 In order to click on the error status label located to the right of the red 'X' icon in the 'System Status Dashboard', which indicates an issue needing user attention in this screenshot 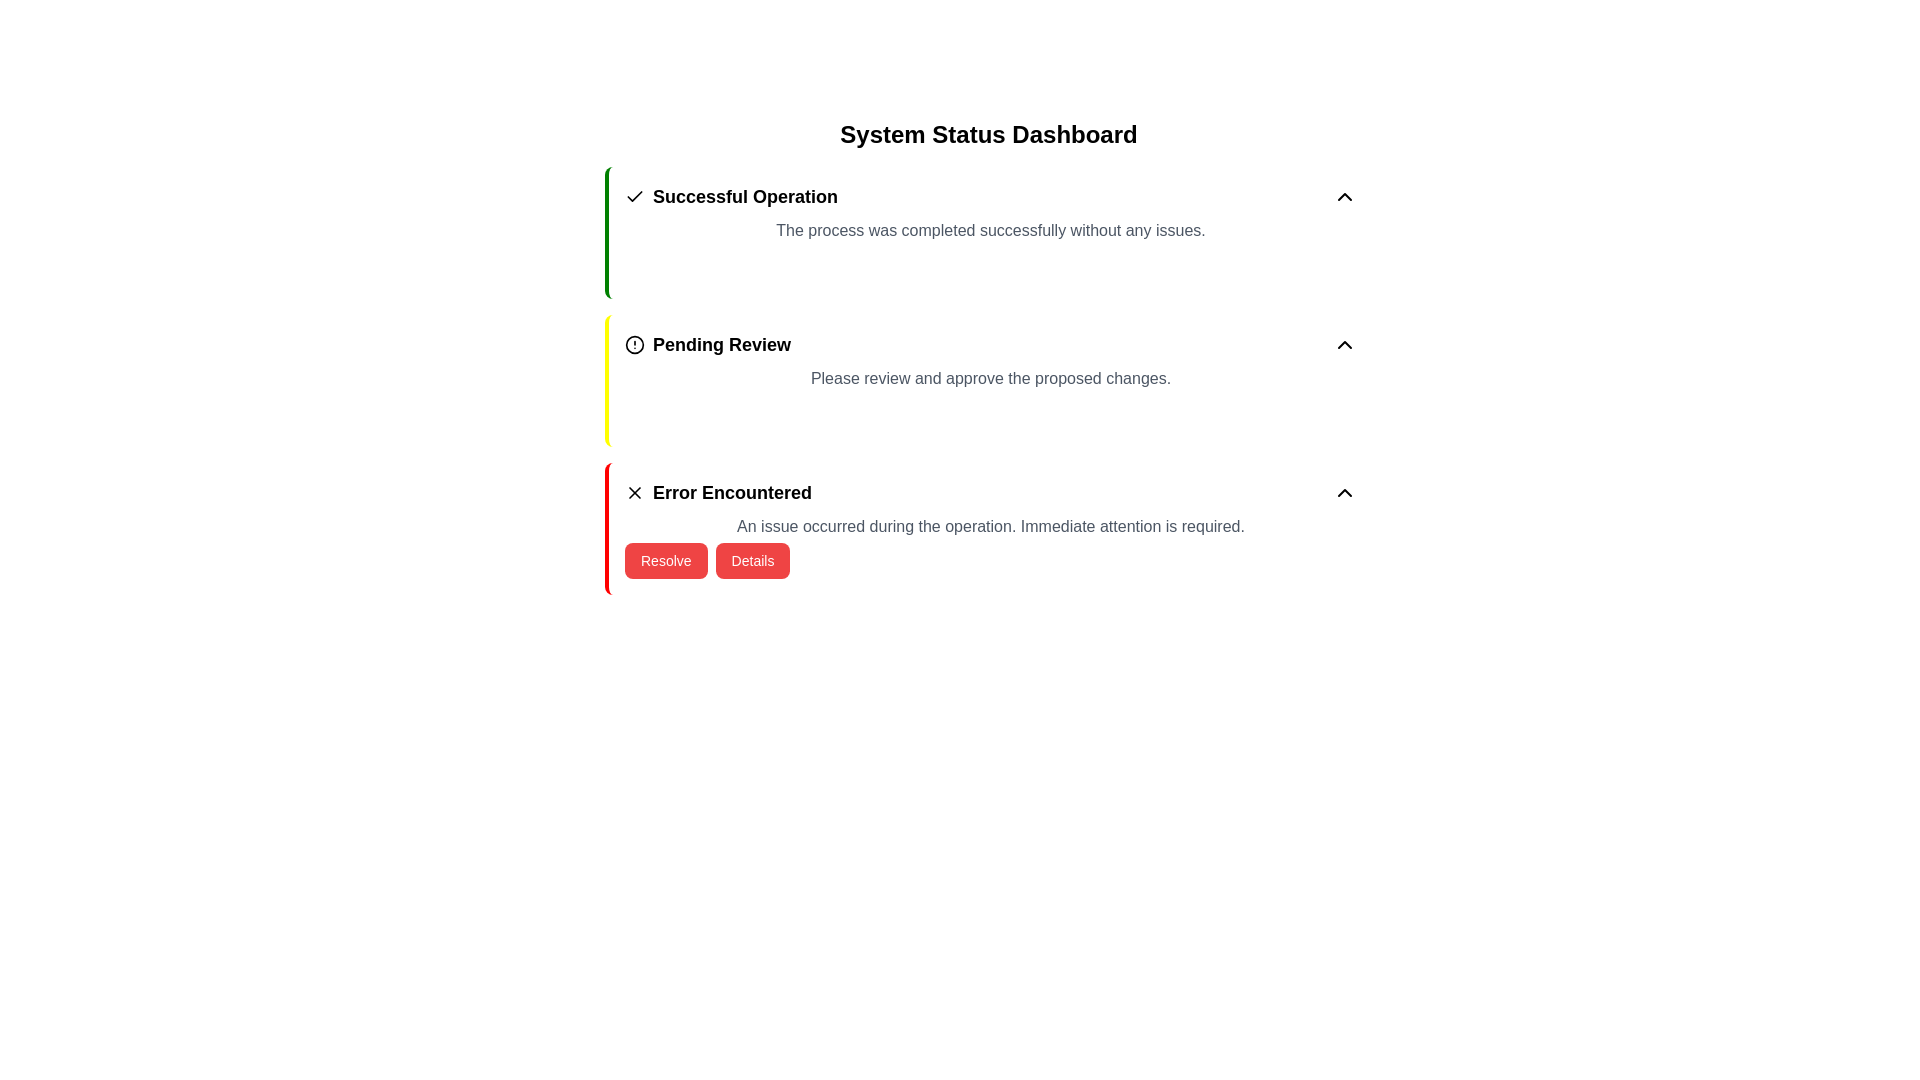, I will do `click(731, 493)`.